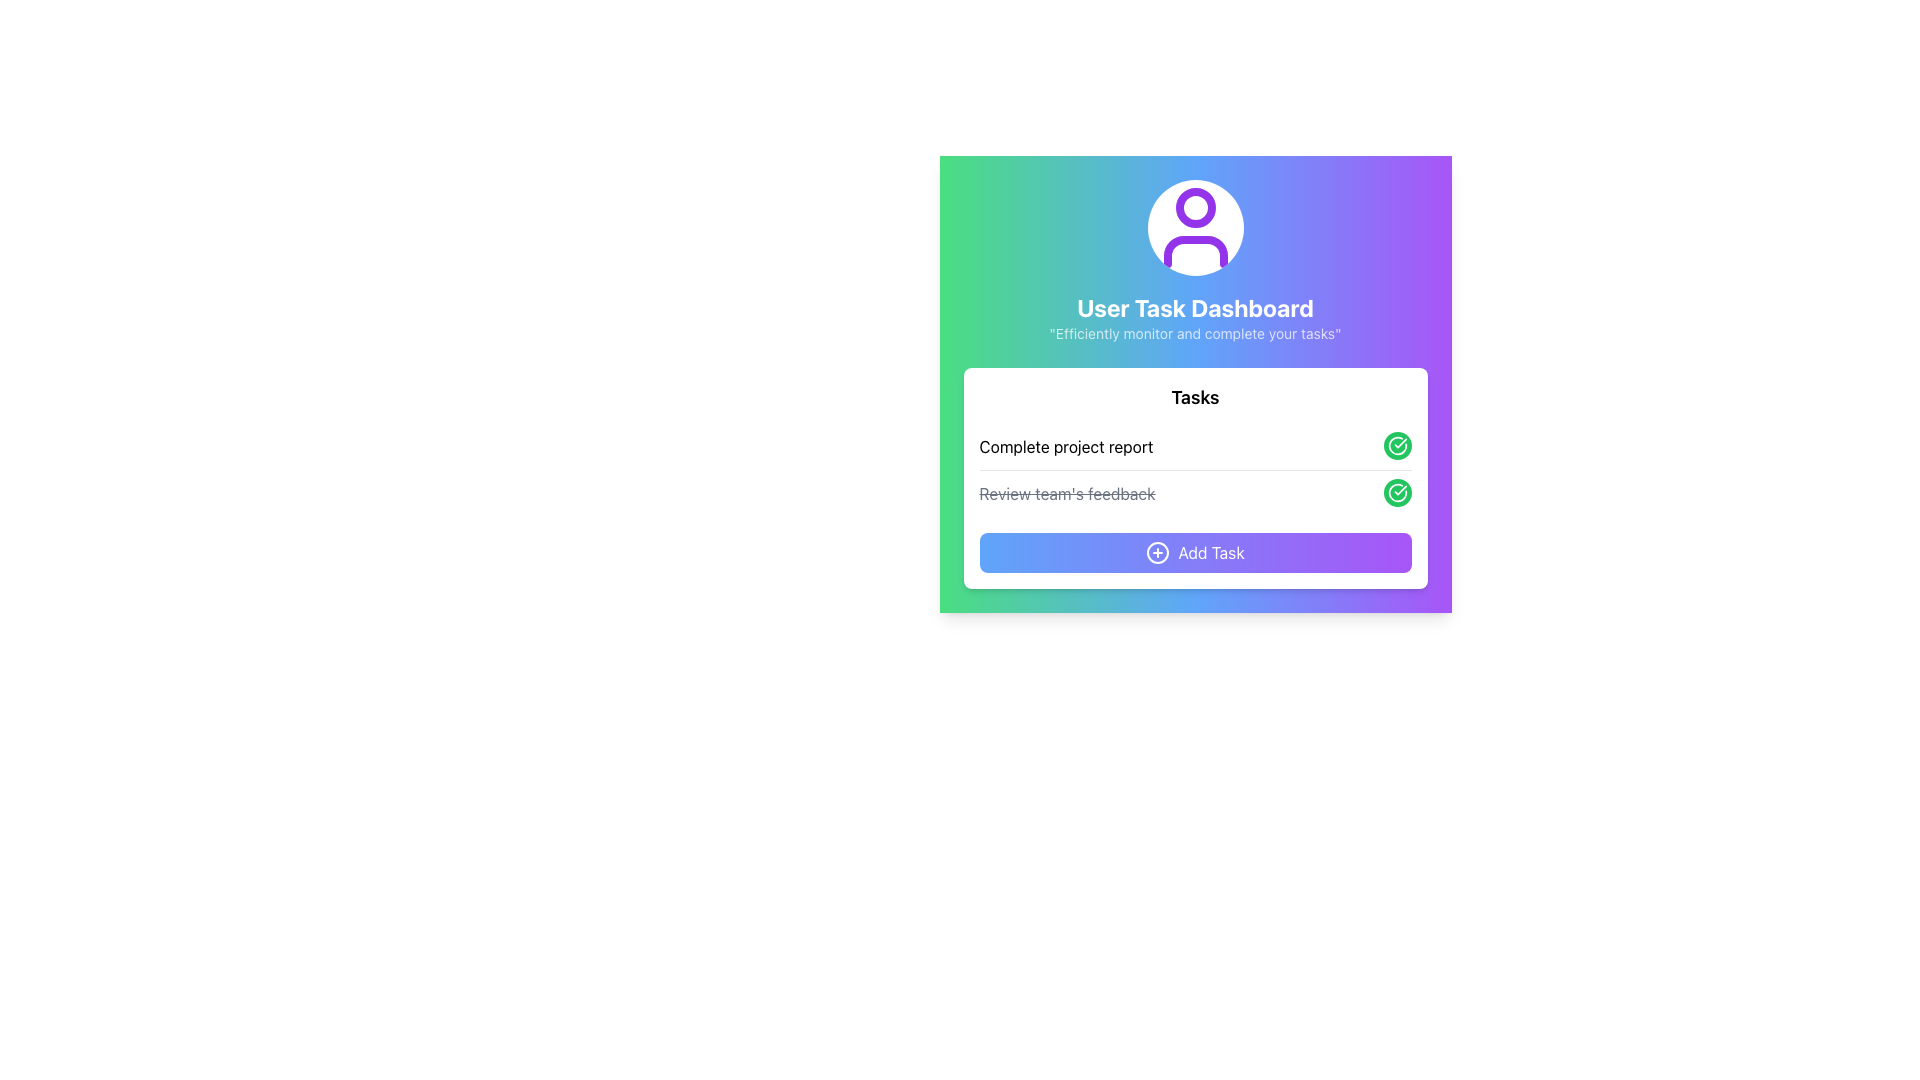 The width and height of the screenshot is (1920, 1080). Describe the element at coordinates (1195, 397) in the screenshot. I see `the 'Tasks' text label, which is a bold header at the top of a white rectangular card containing task-related items` at that location.